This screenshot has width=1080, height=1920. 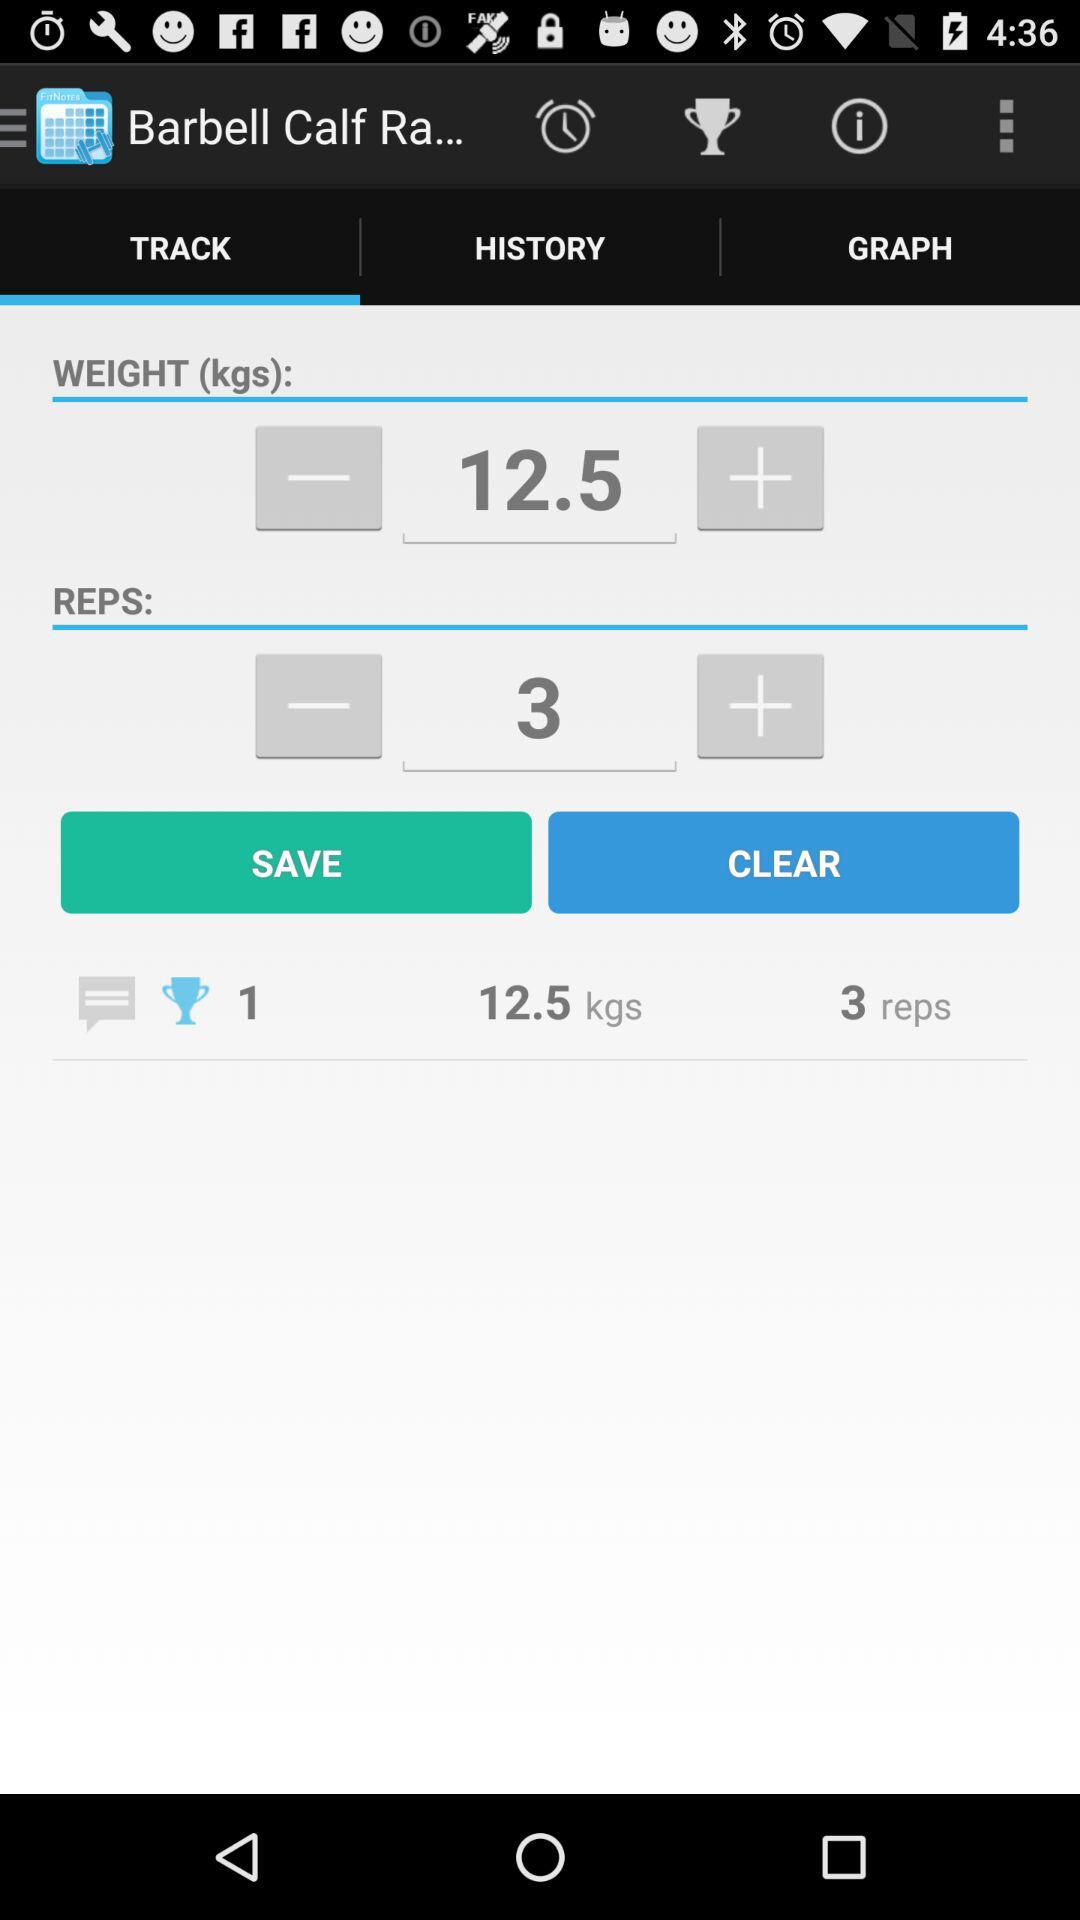 I want to click on leave comment, so click(x=106, y=1004).